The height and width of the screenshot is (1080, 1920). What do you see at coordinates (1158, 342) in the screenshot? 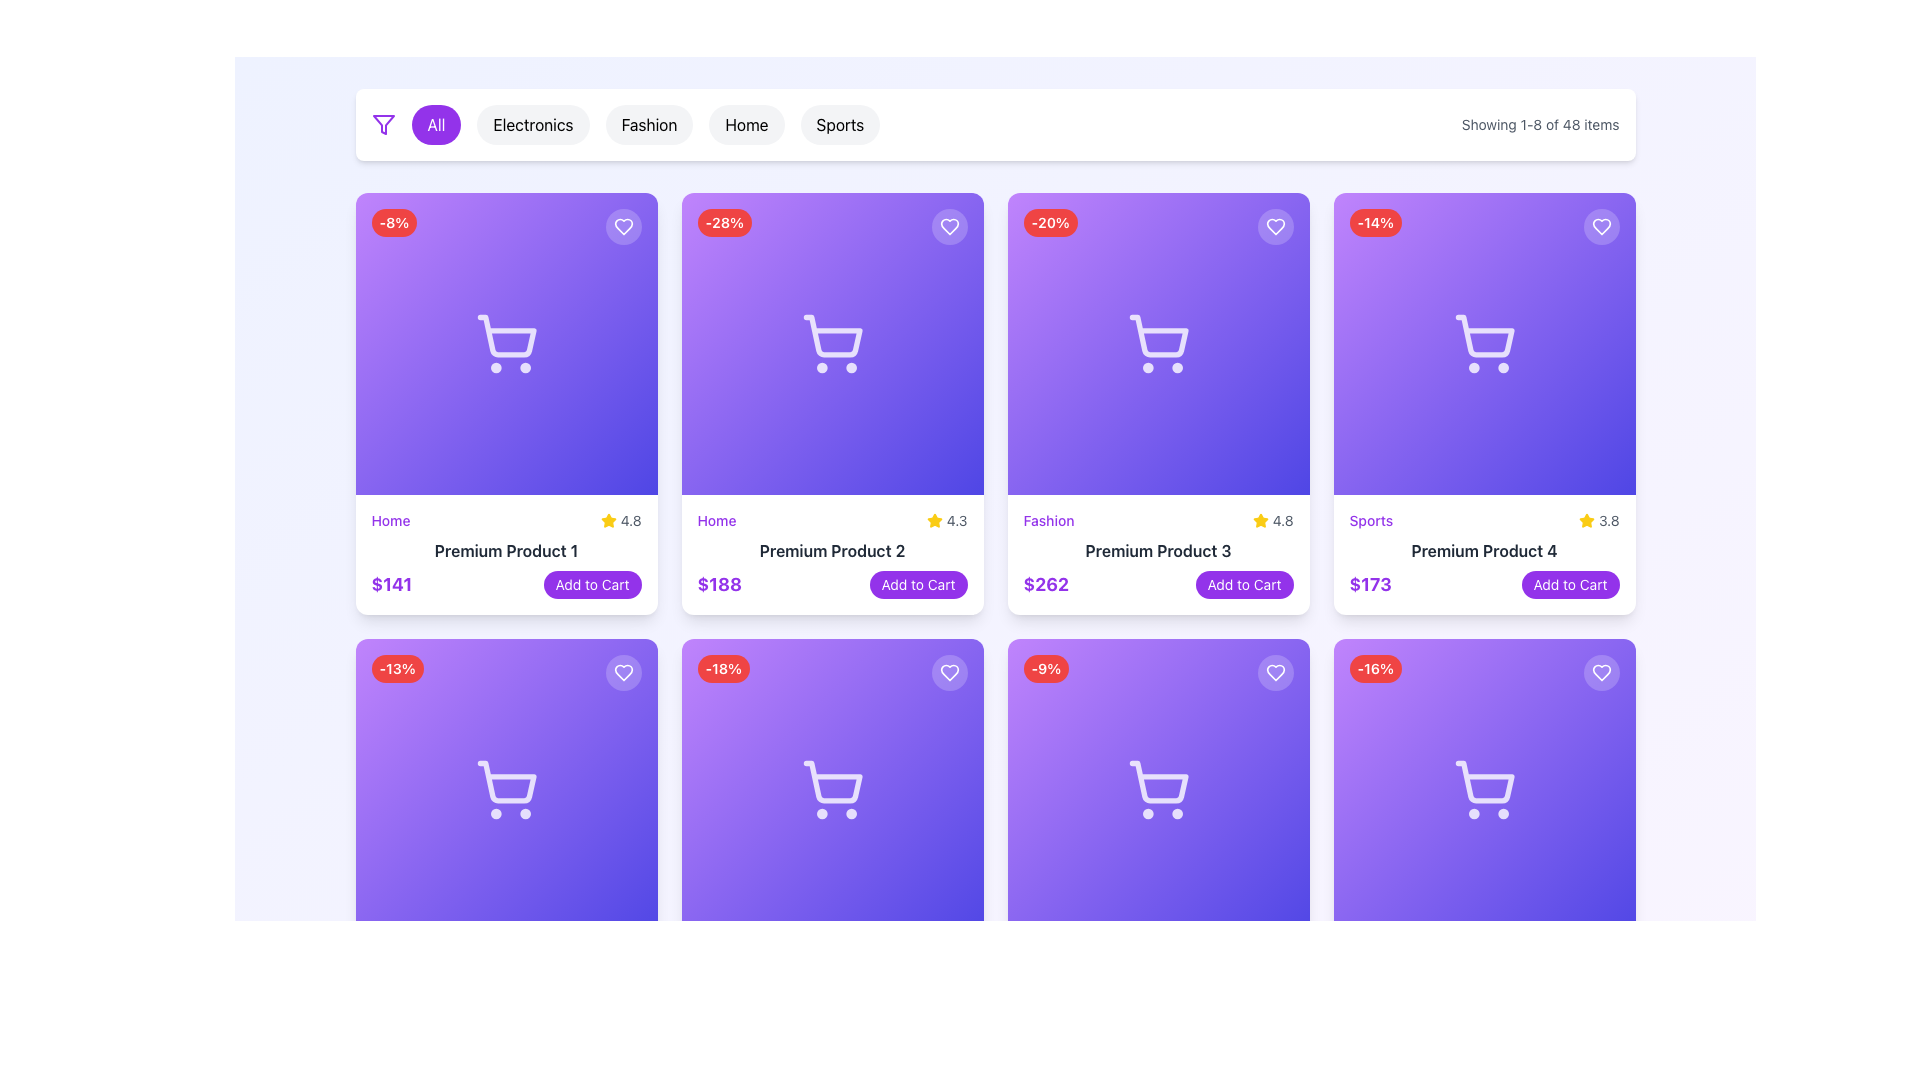
I see `the shopping cart icon located in the Premium Product 3 card, which is centered within a purple-to-indigo gradient square` at bounding box center [1158, 342].